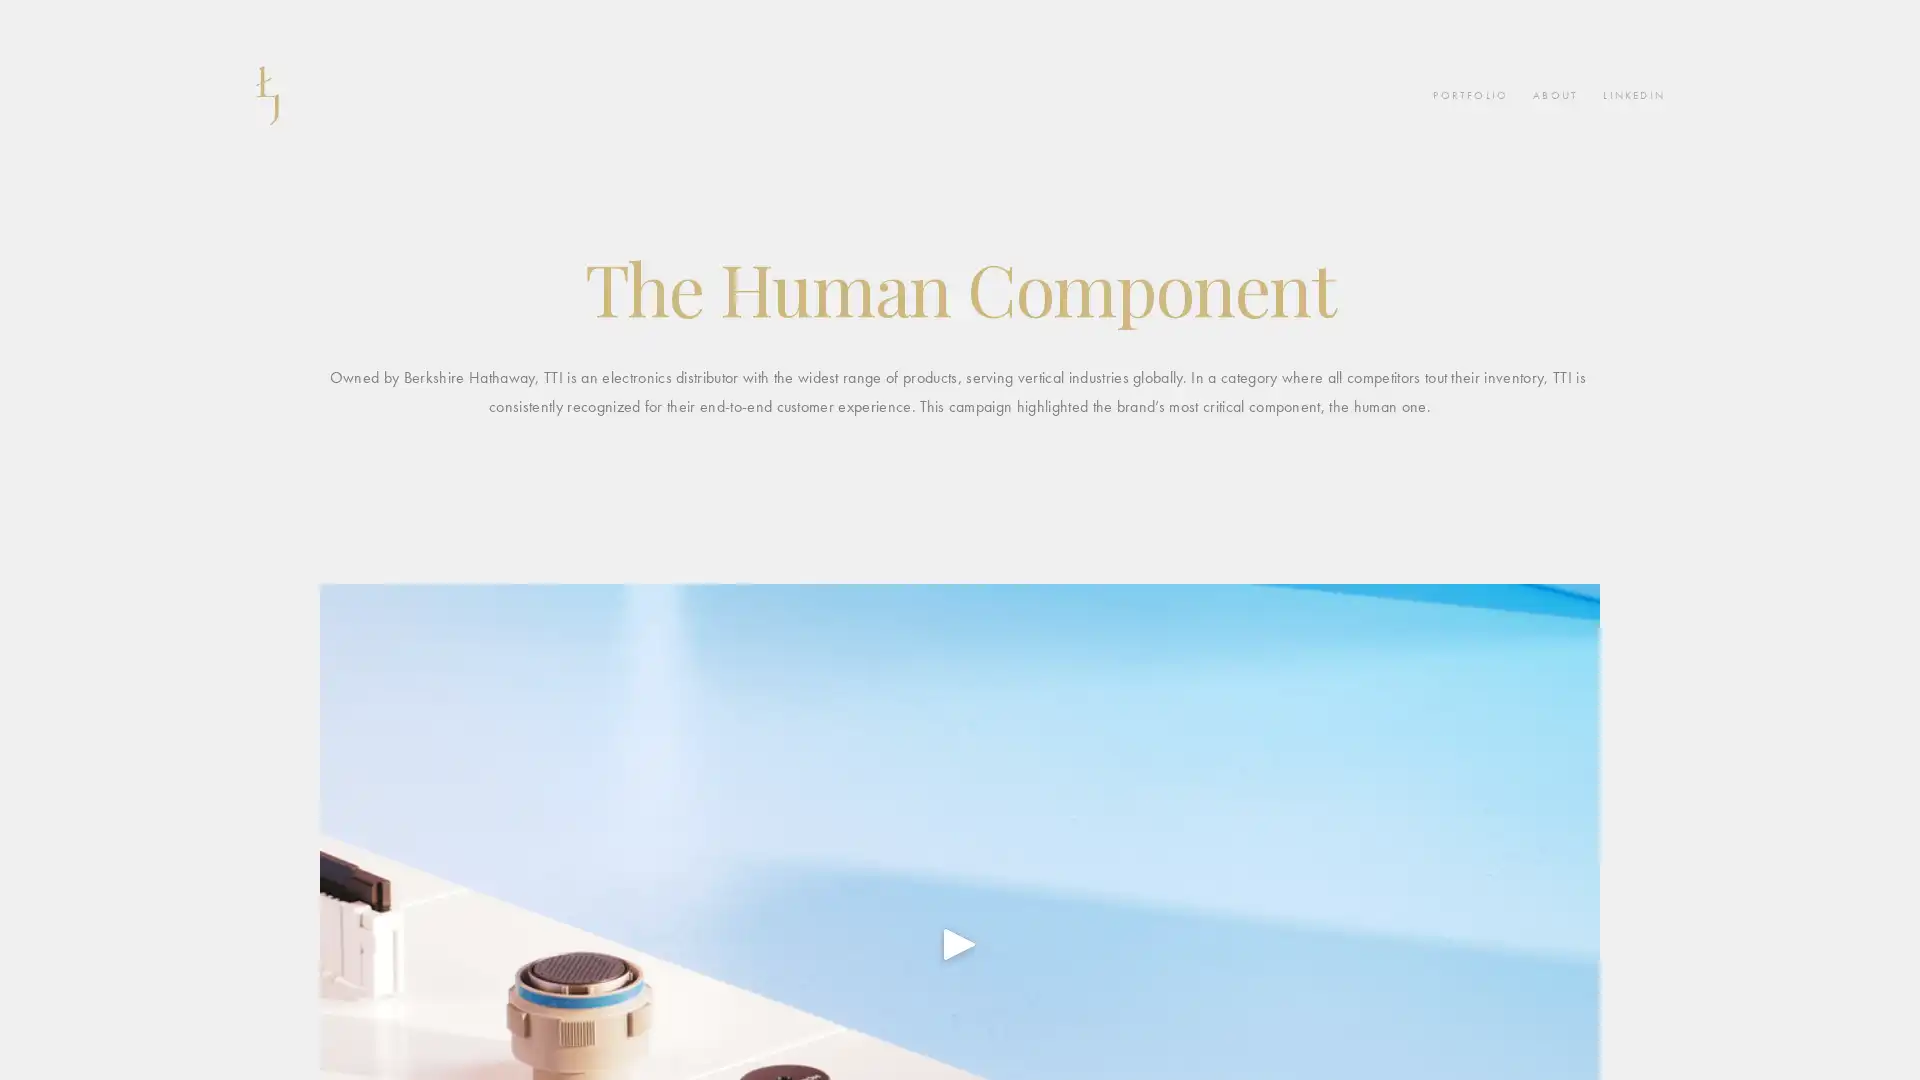 Image resolution: width=1920 pixels, height=1080 pixels. Describe the element at coordinates (960, 942) in the screenshot. I see `Play` at that location.